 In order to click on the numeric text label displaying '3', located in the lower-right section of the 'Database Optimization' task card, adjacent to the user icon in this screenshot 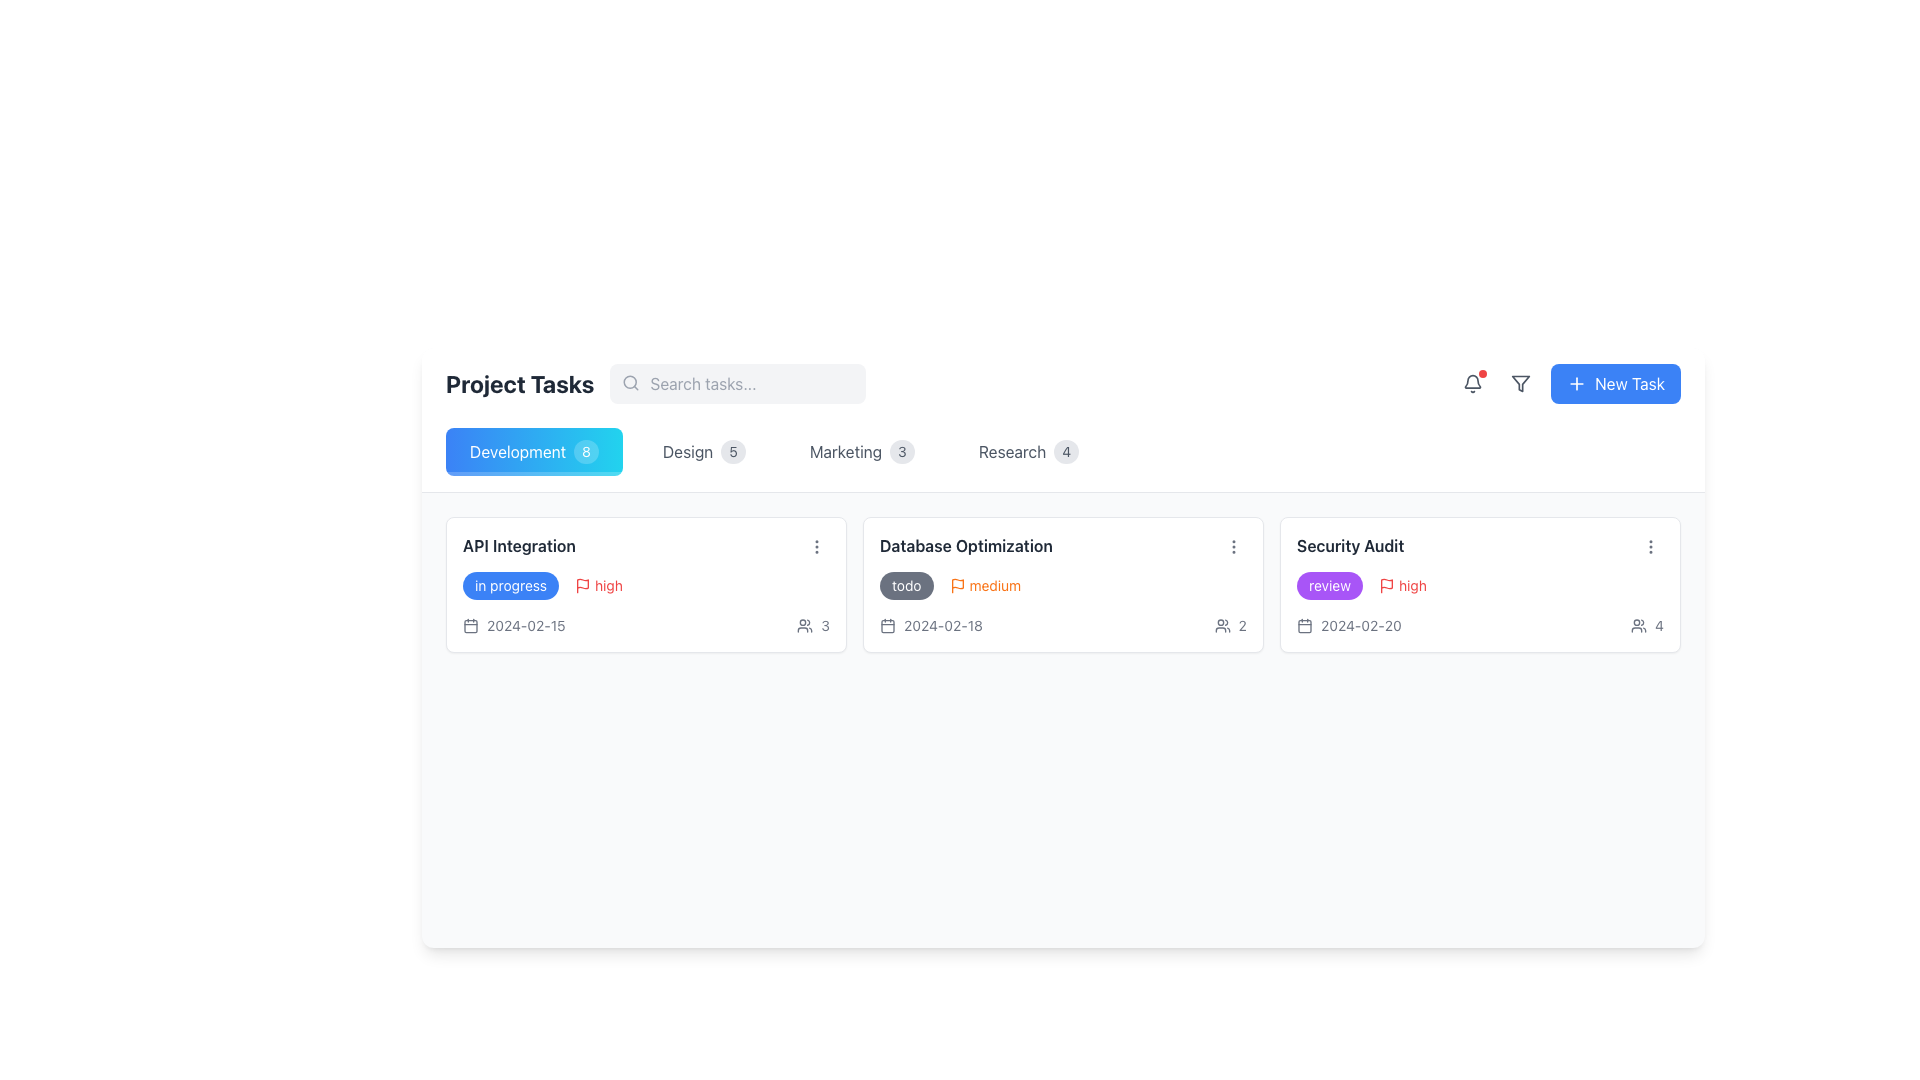, I will do `click(825, 624)`.